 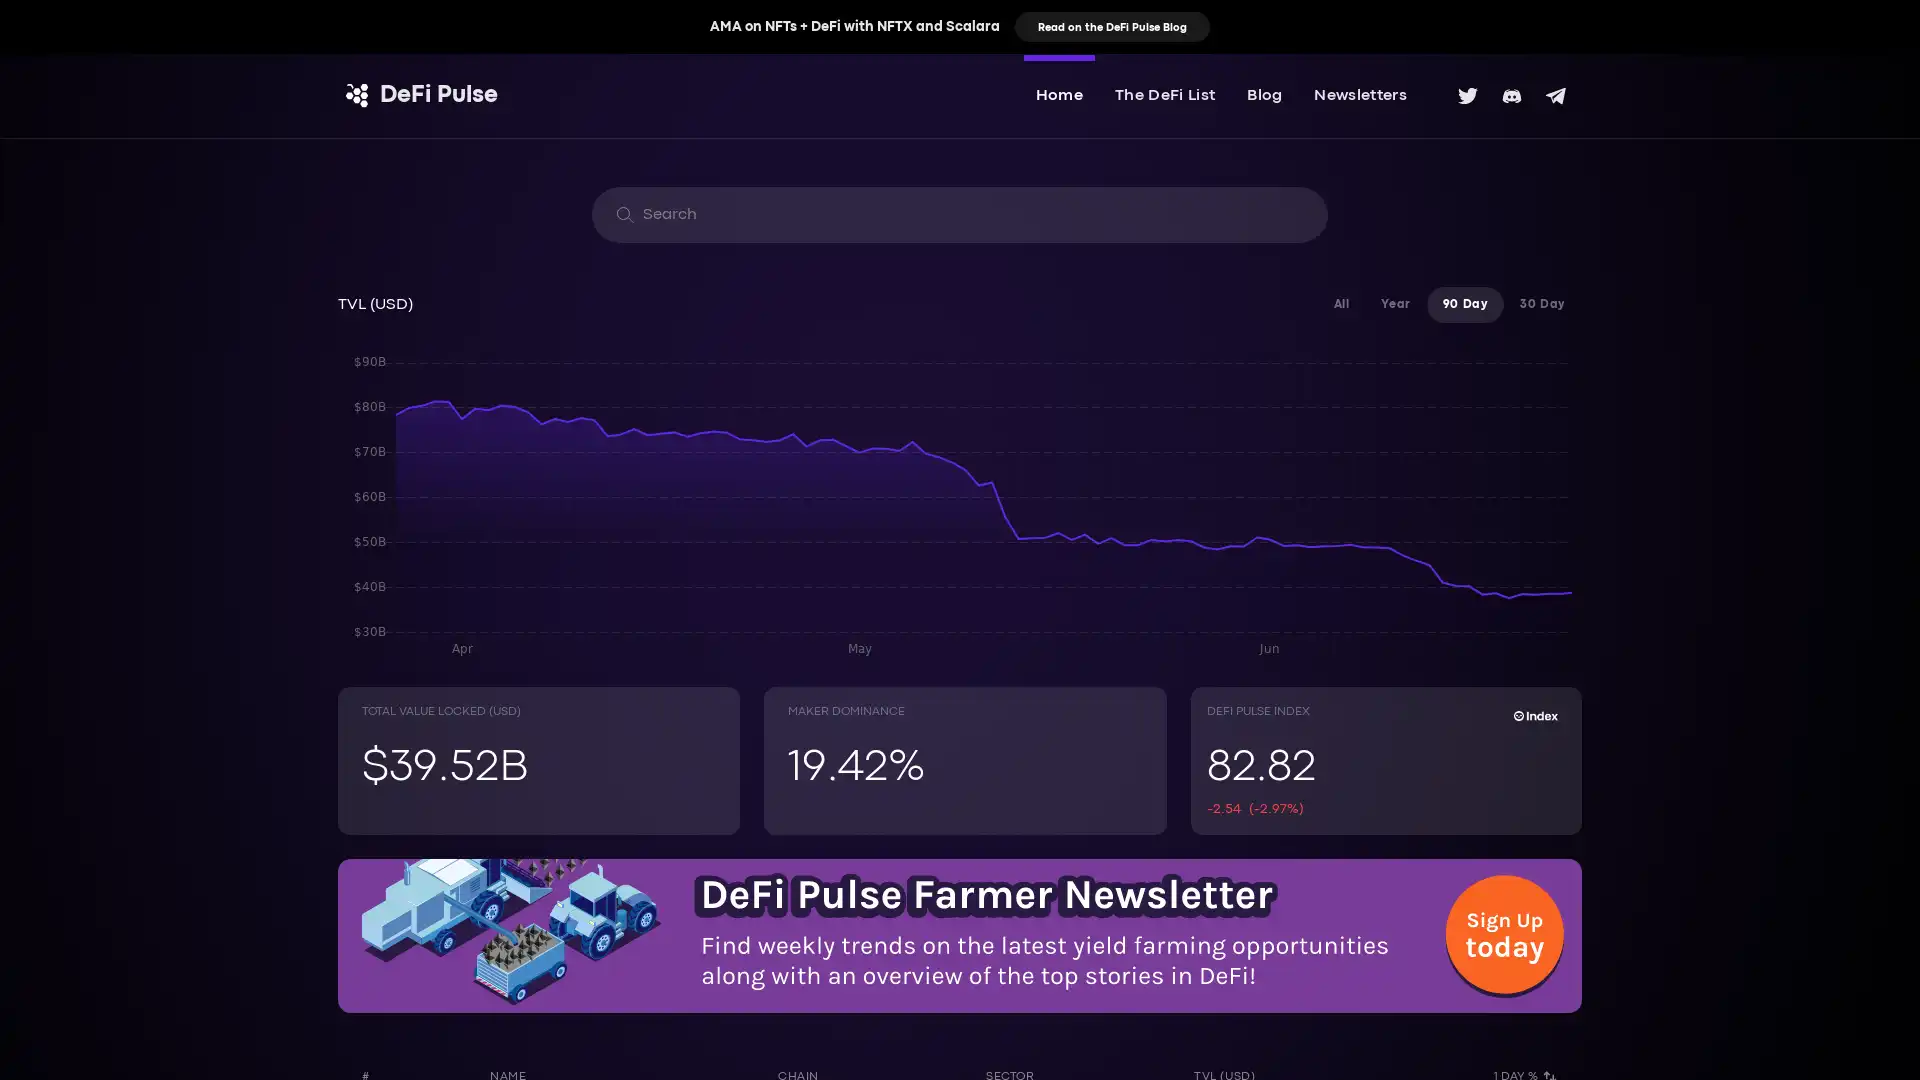 What do you see at coordinates (1541, 304) in the screenshot?
I see `30 Day` at bounding box center [1541, 304].